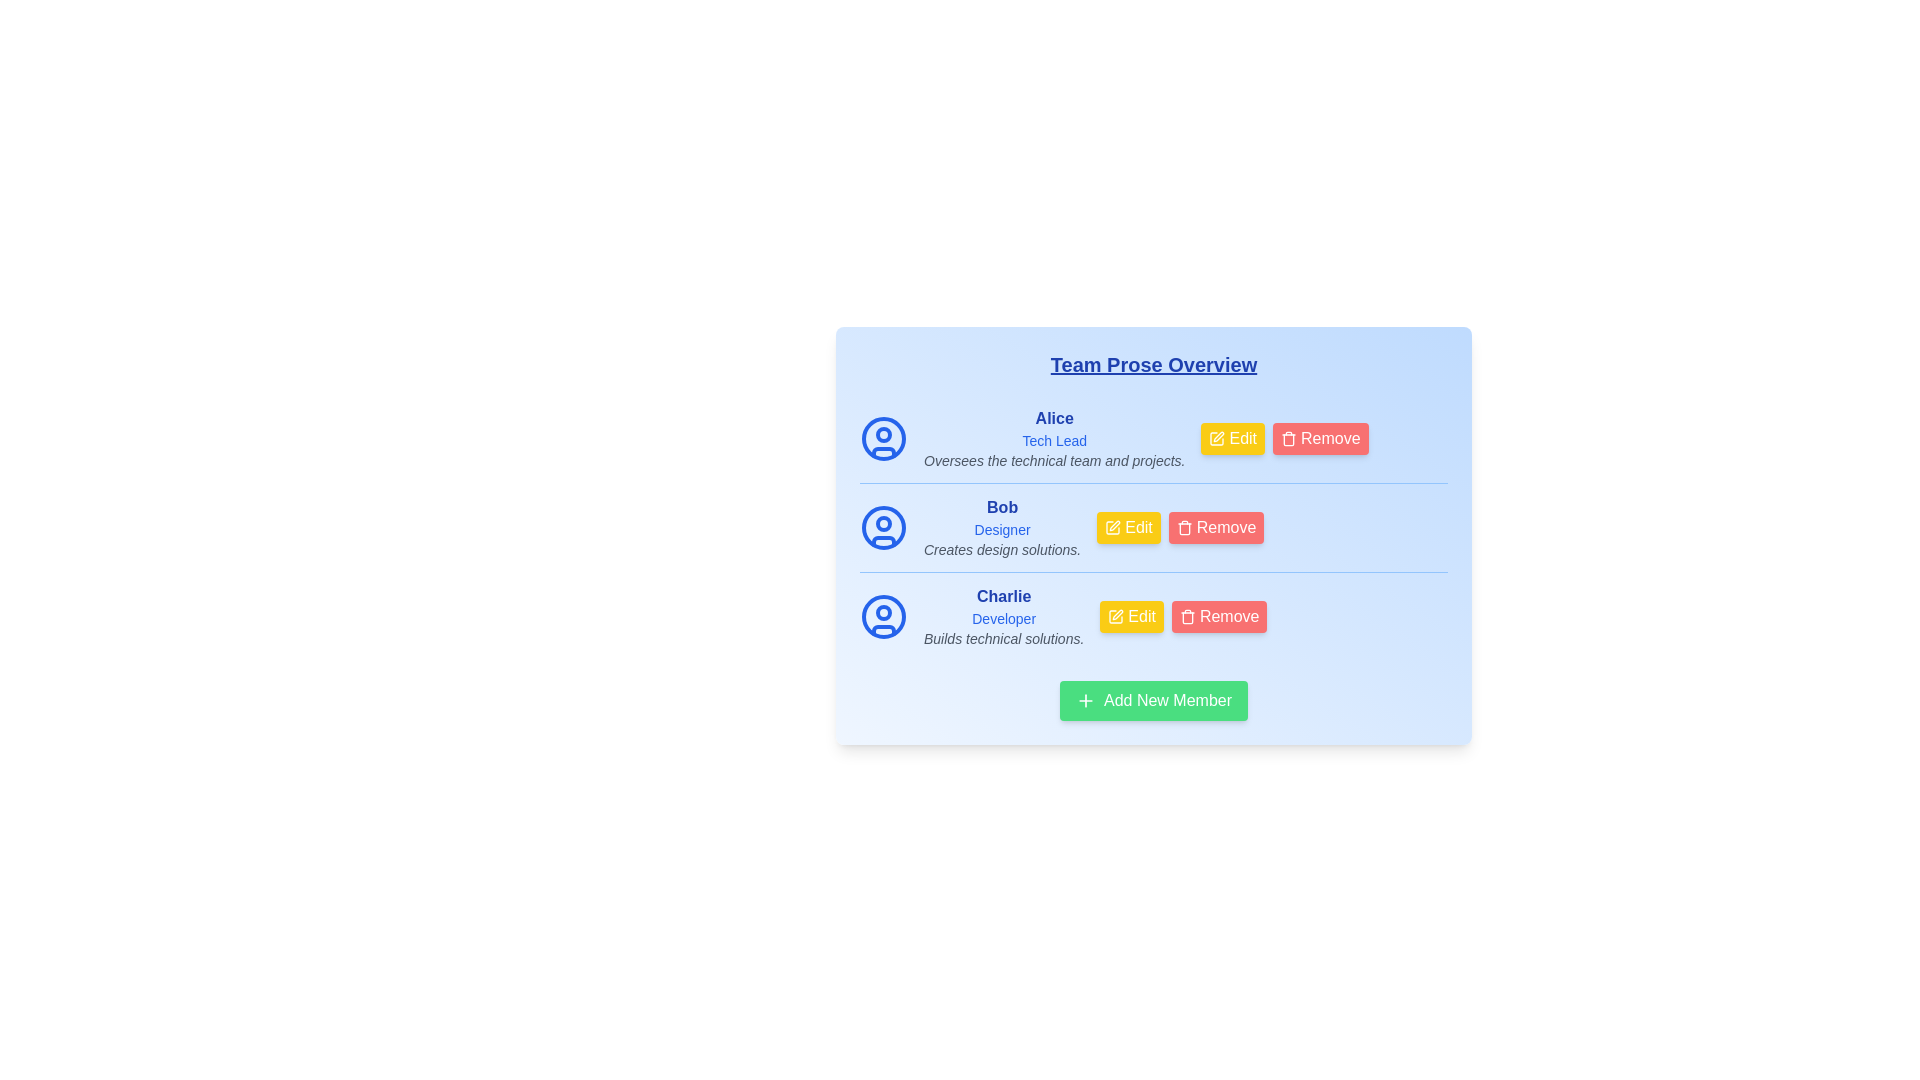 This screenshot has width=1920, height=1080. Describe the element at coordinates (1004, 617) in the screenshot. I see `text label that says 'Developer', which is styled with a smaller blue font and is positioned directly below the bold text 'Charlie' in the user profile card` at that location.